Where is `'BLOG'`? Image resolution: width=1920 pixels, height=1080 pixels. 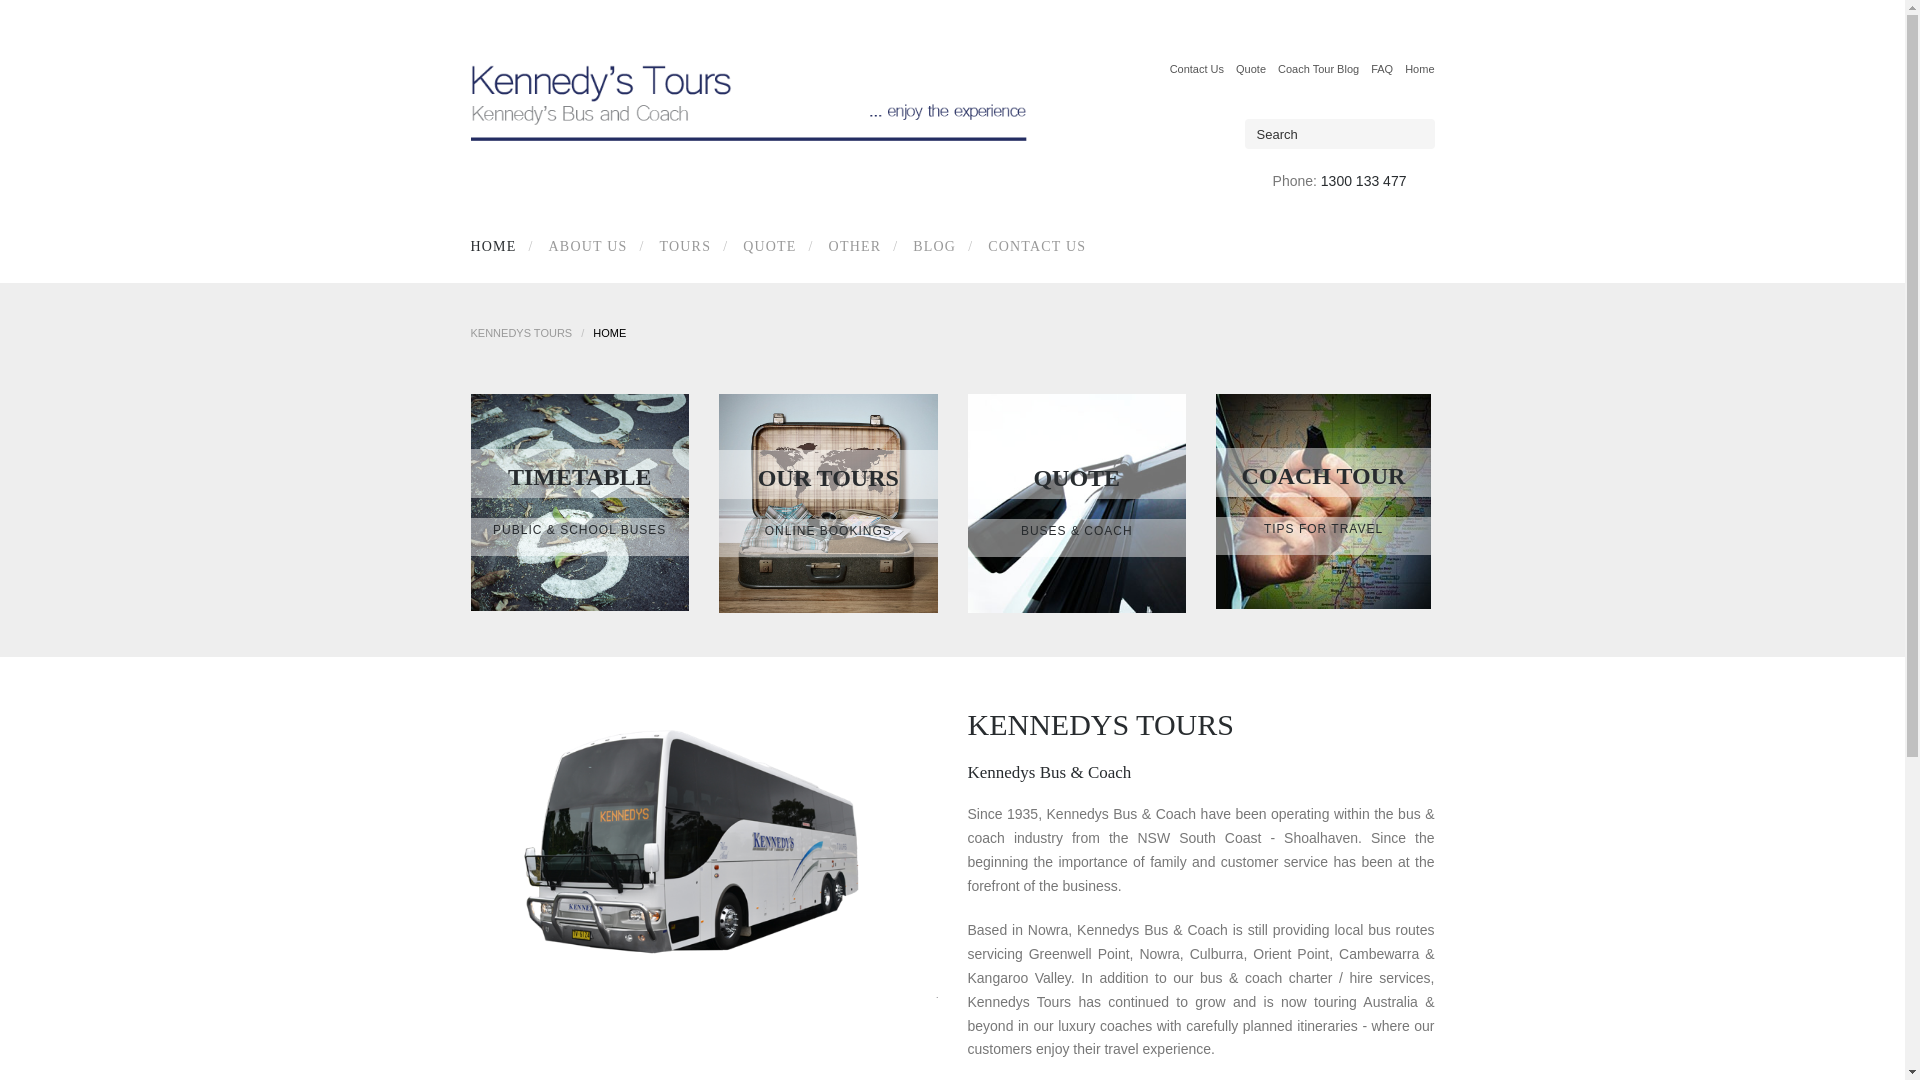
'BLOG' is located at coordinates (929, 245).